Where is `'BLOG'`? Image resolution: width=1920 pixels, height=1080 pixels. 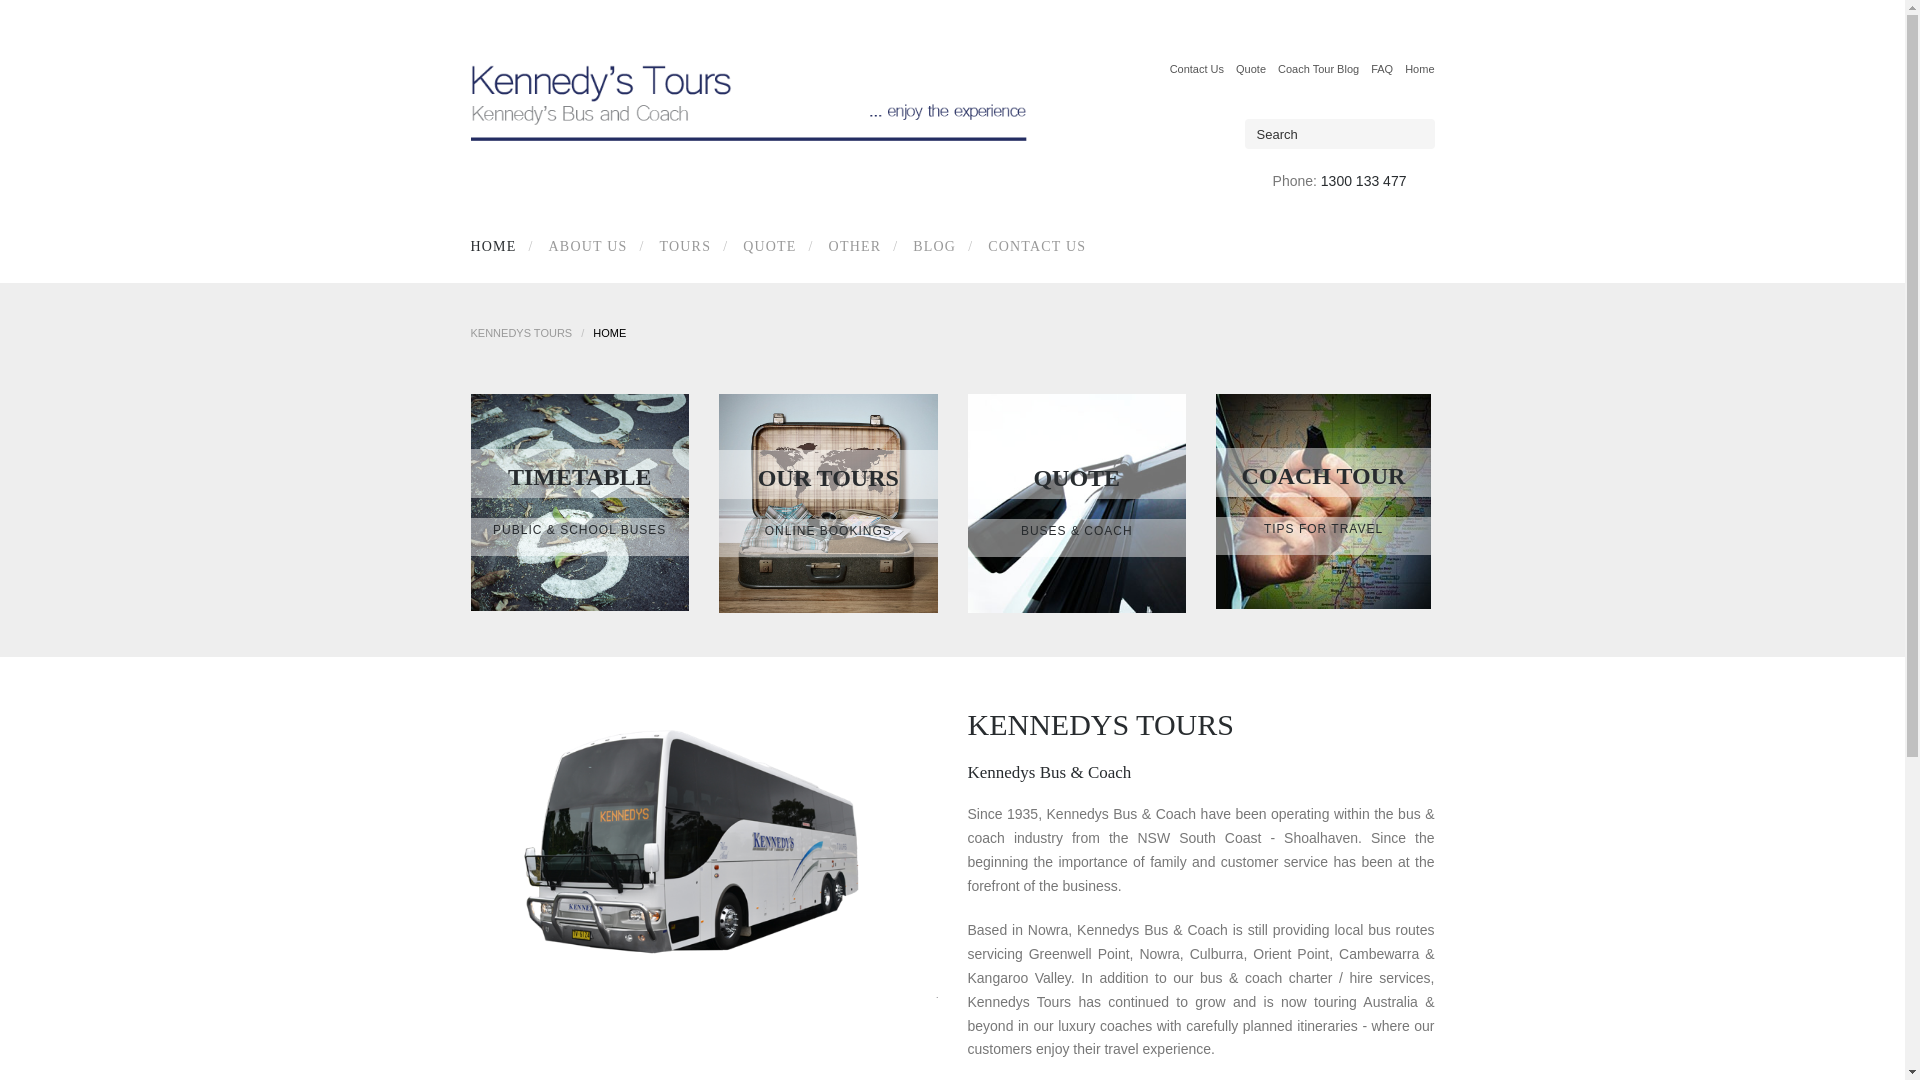
'BLOG' is located at coordinates (929, 245).